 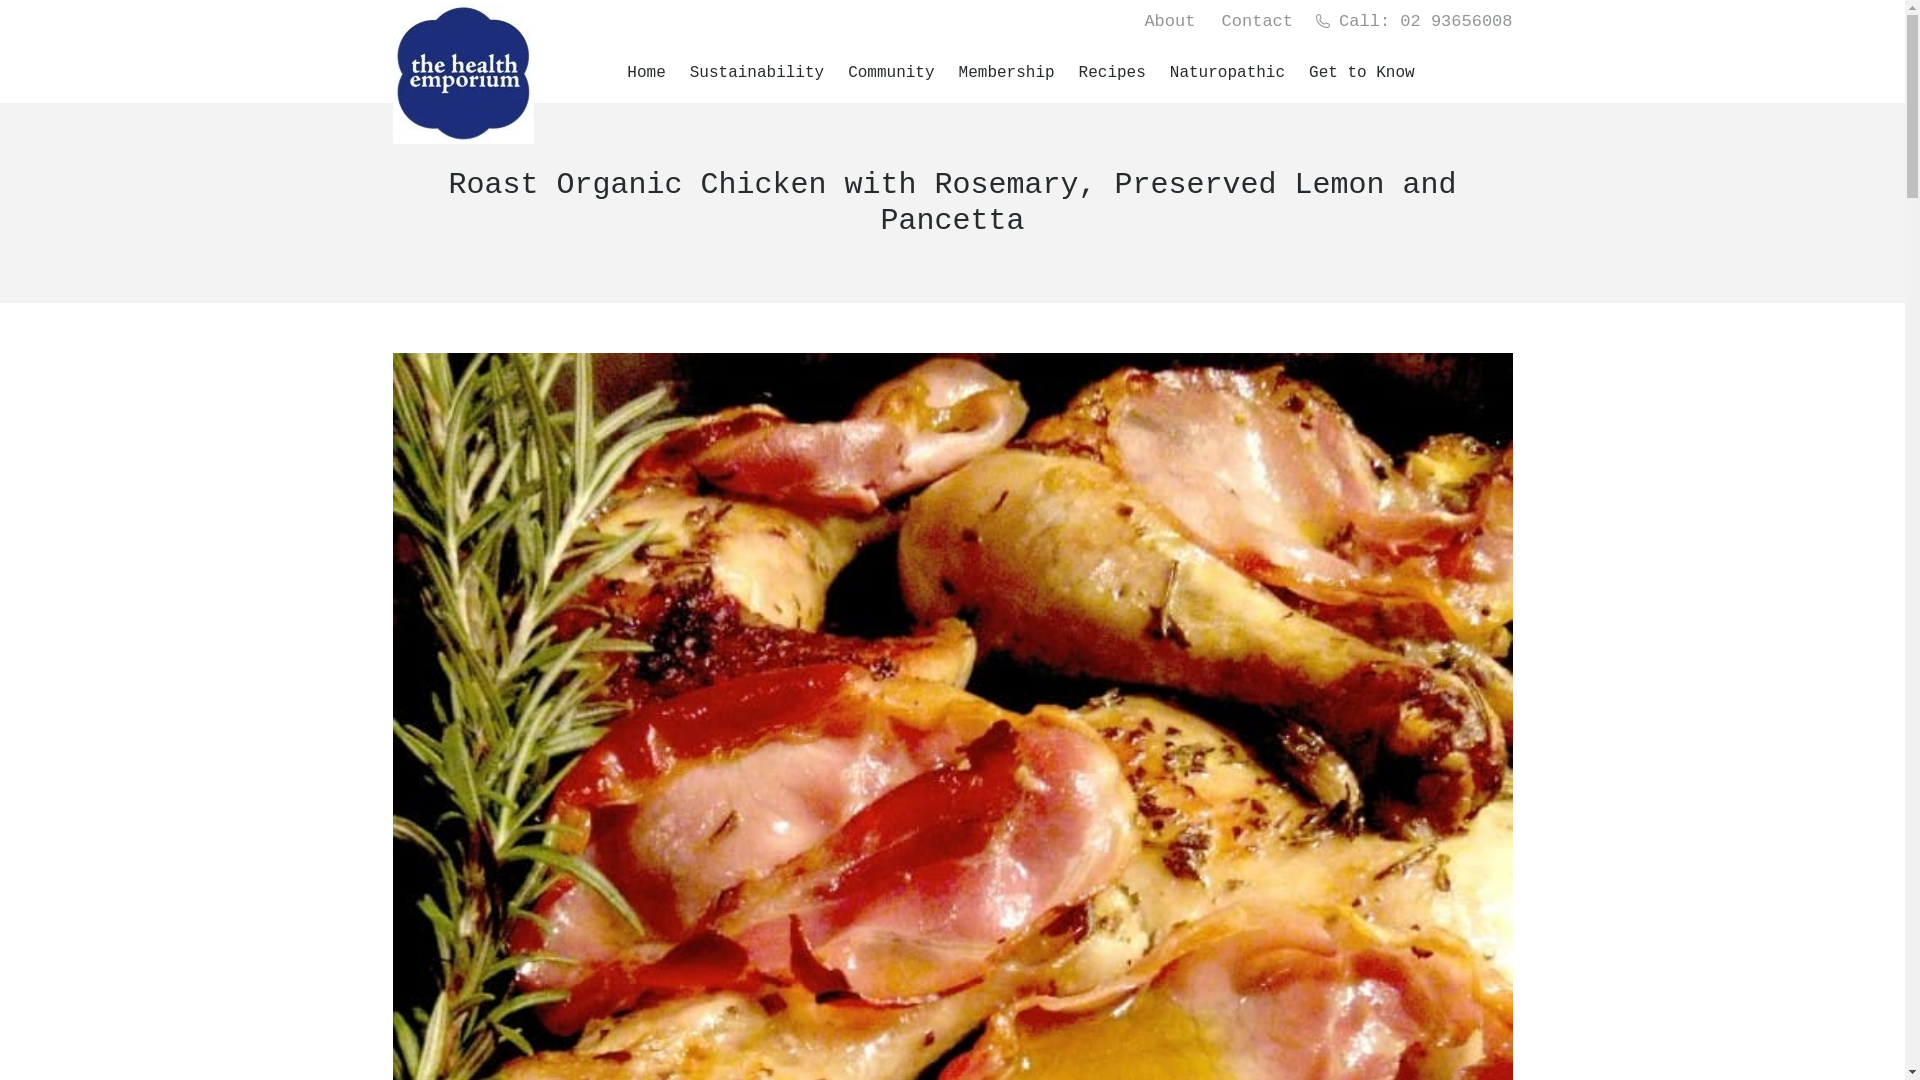 What do you see at coordinates (1008, 72) in the screenshot?
I see `'Membership'` at bounding box center [1008, 72].